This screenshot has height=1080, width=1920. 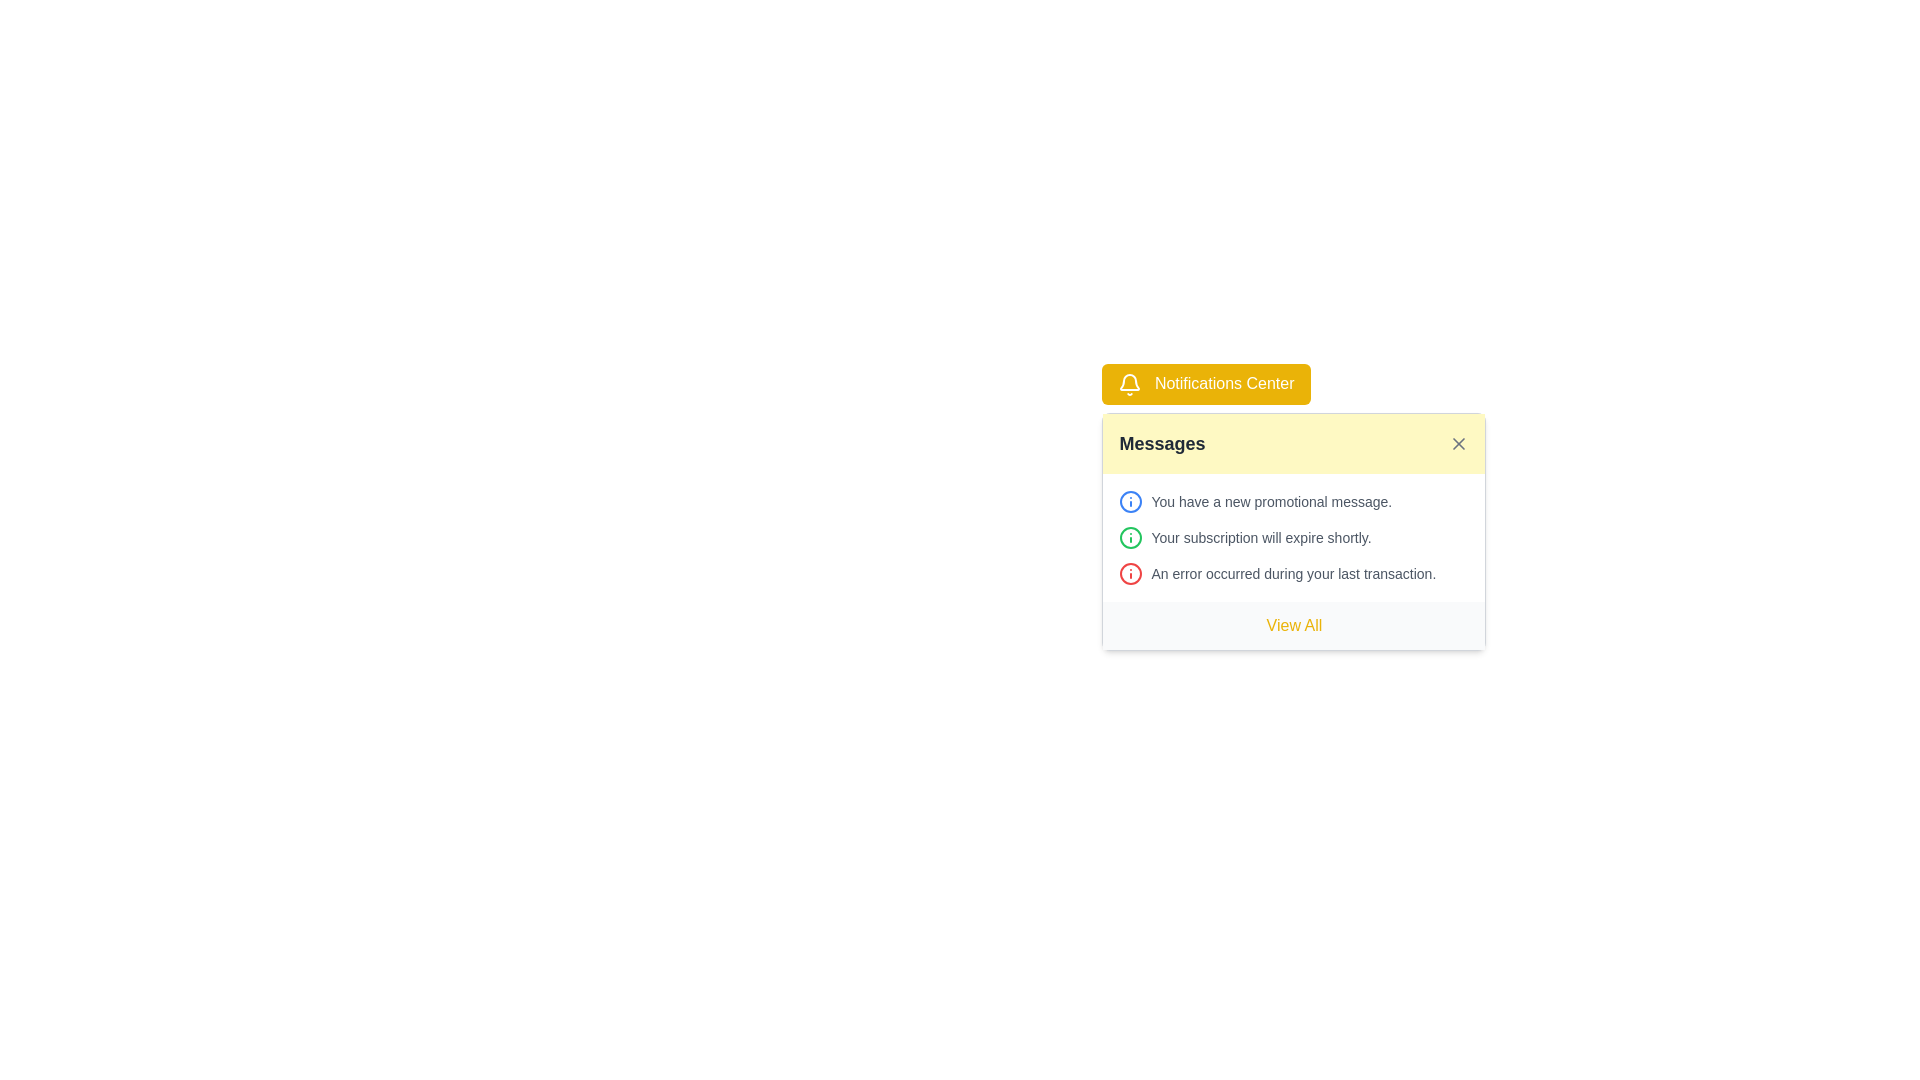 I want to click on the 'Messages' text label, which is displayed in bold and large fonts with a dark gray color on a light yellow background, so click(x=1162, y=442).